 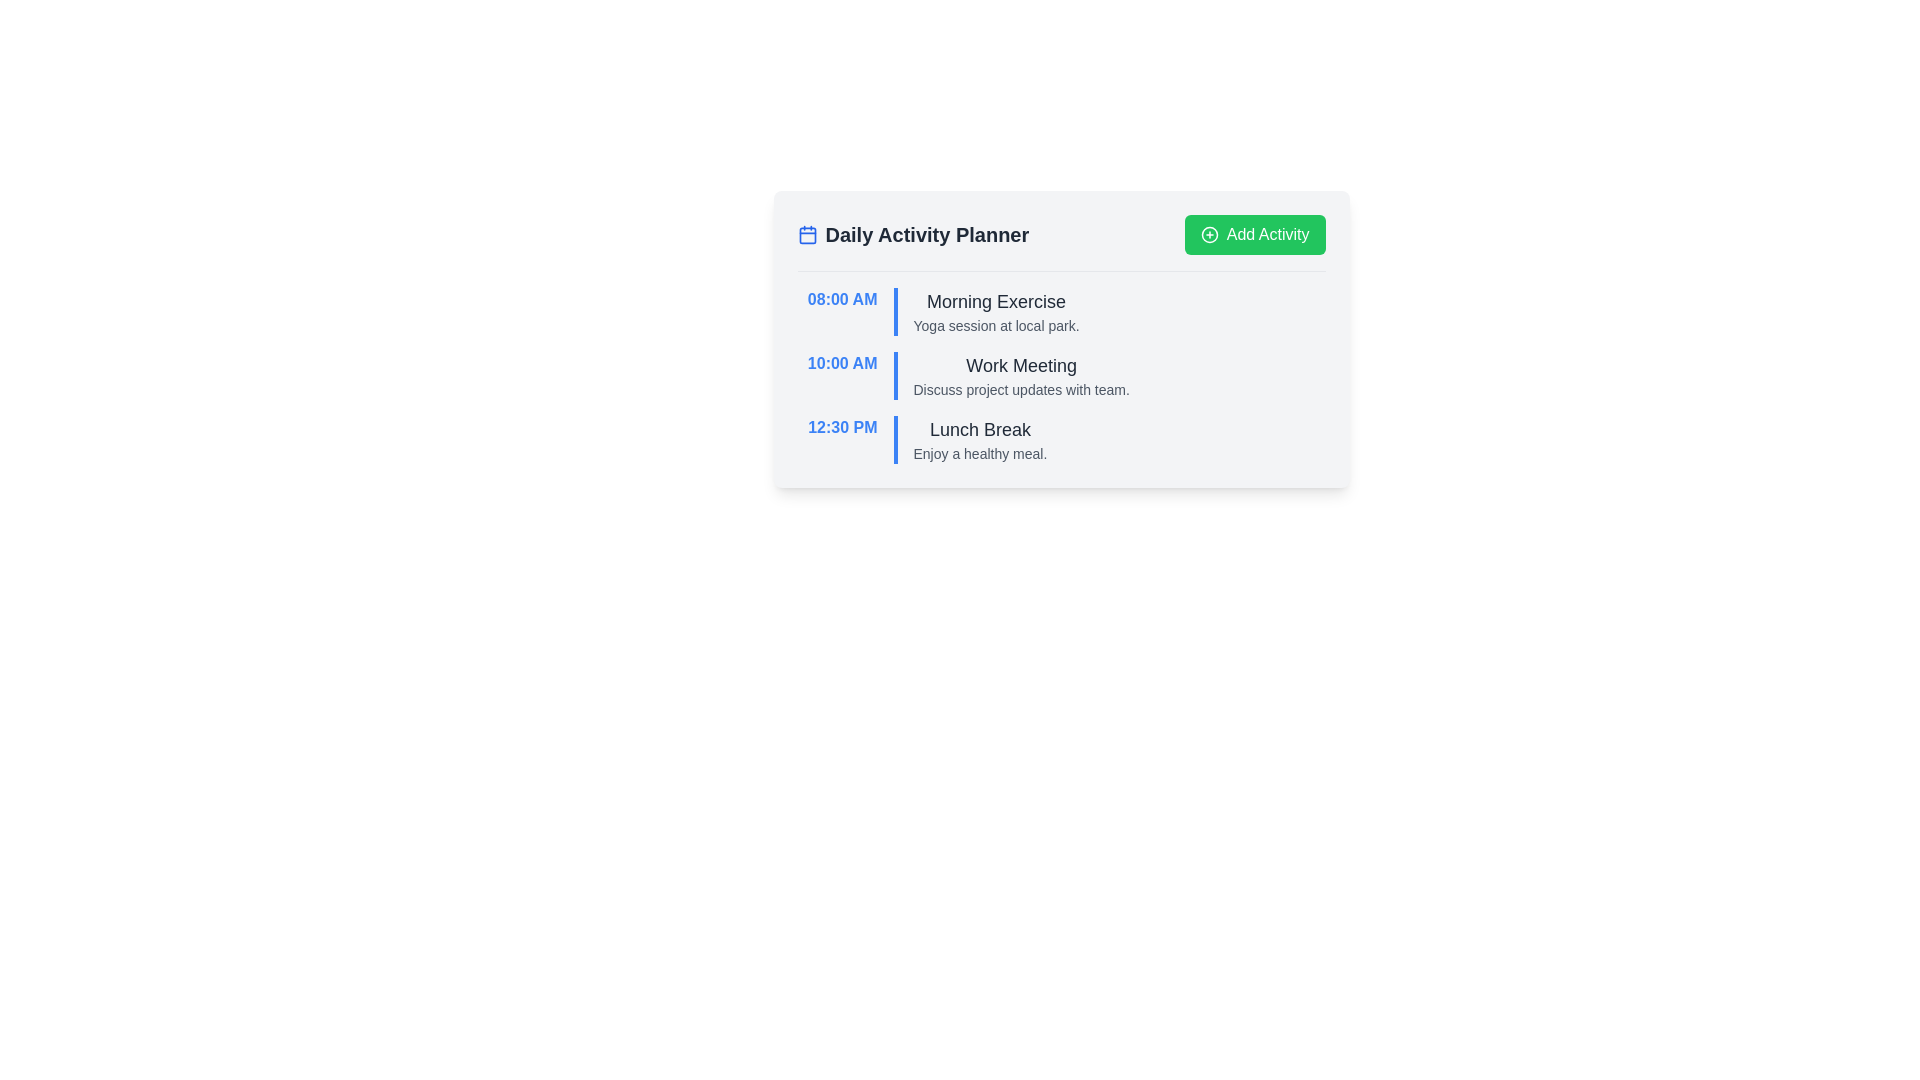 I want to click on the text that provides additional details about the 'Morning Exercise' activity, which describes it as a yoga session occurring at a local park, so click(x=996, y=325).